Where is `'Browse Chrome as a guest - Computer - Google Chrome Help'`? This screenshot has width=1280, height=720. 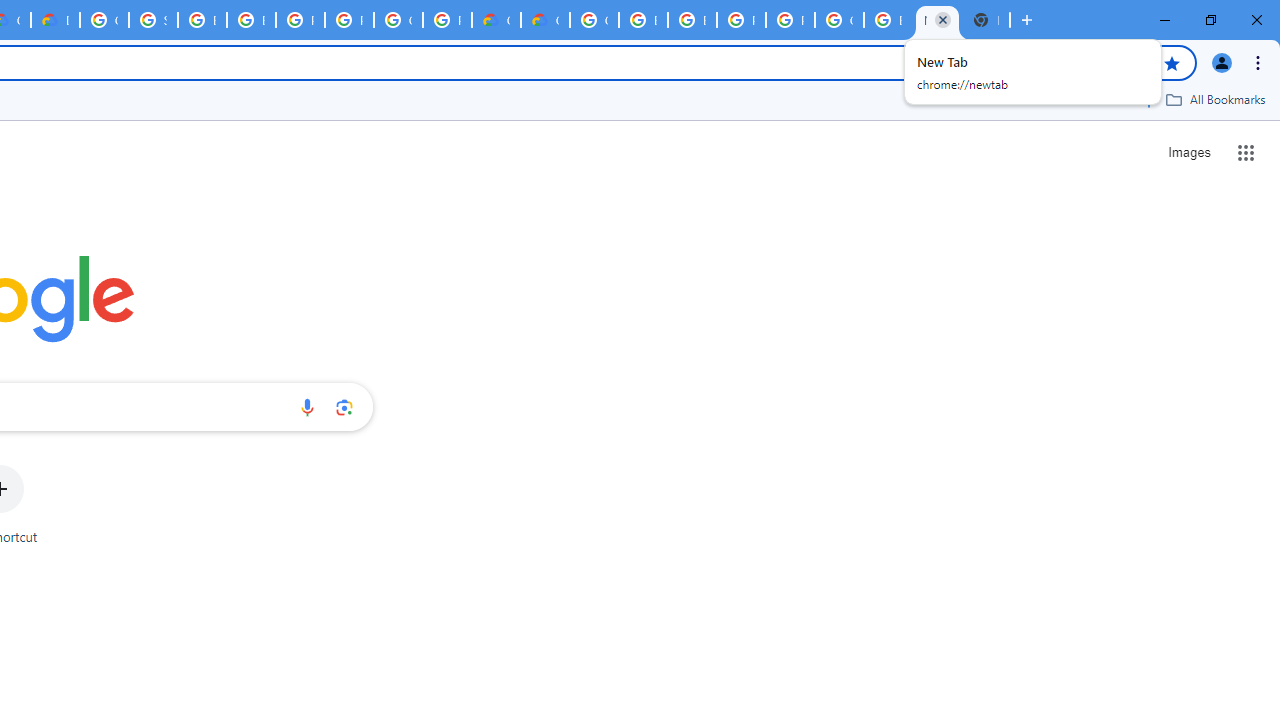
'Browse Chrome as a guest - Computer - Google Chrome Help' is located at coordinates (202, 20).